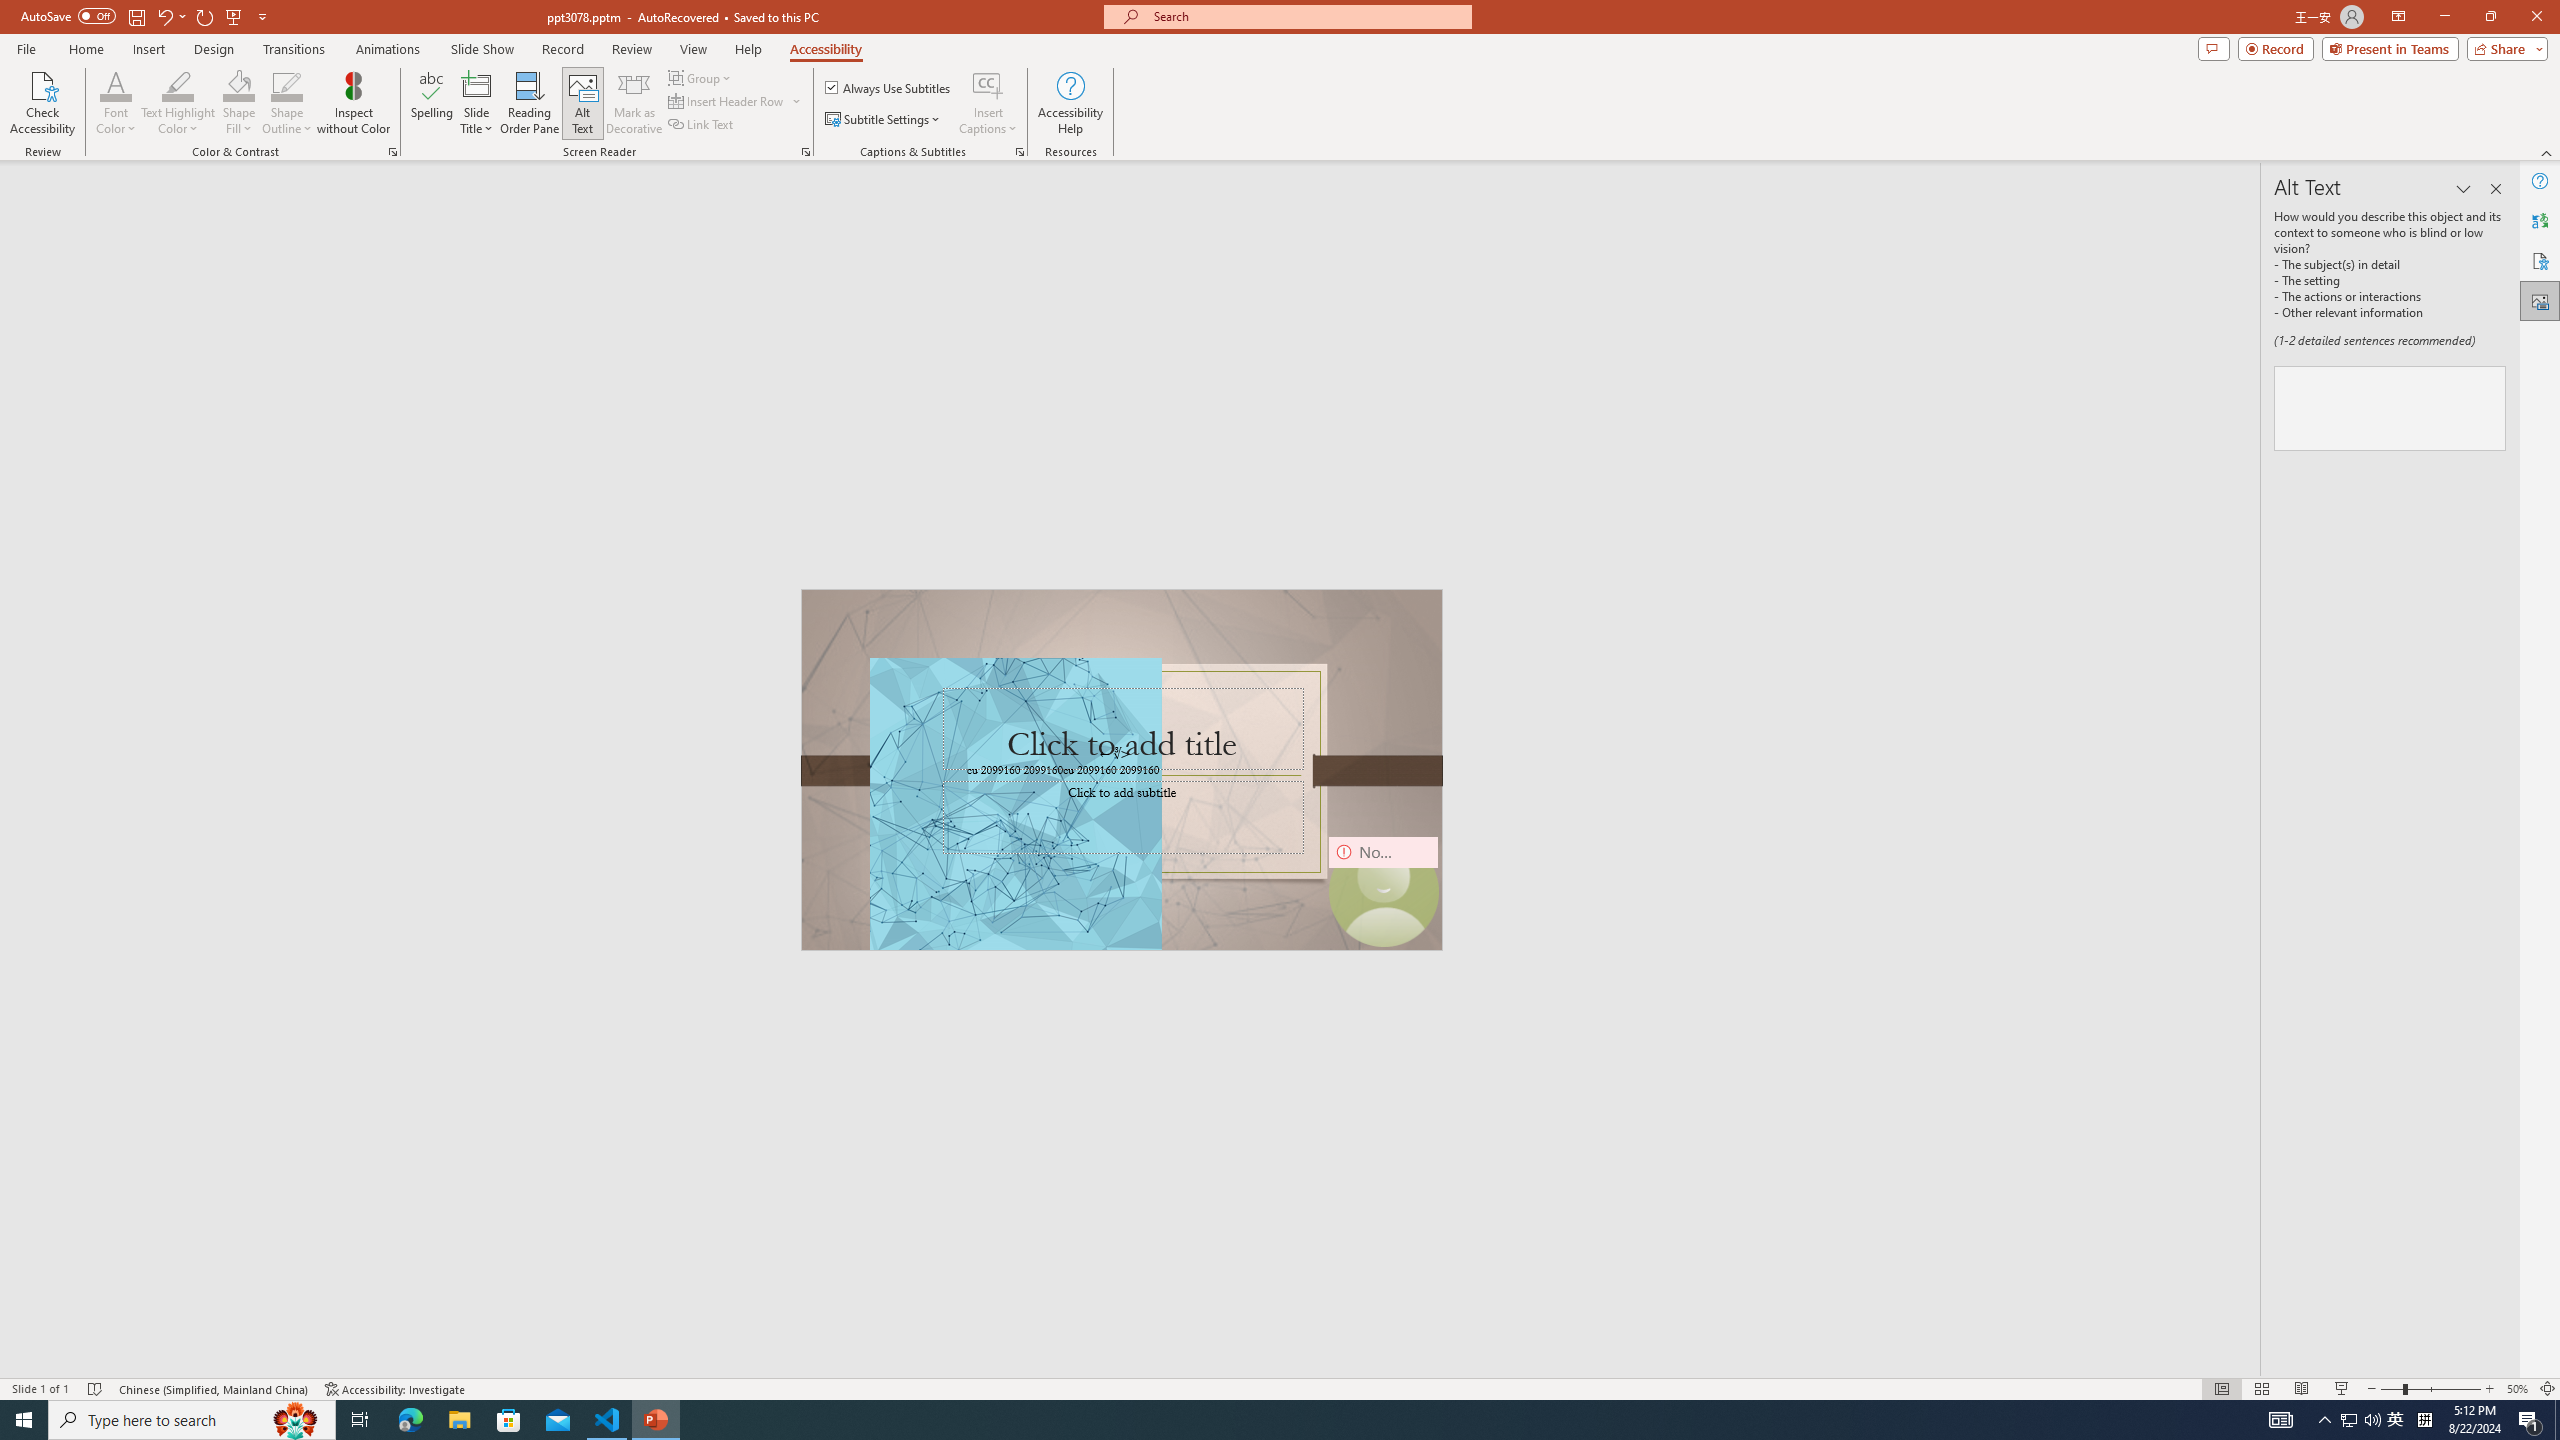  I want to click on 'Insert Header Row', so click(735, 99).